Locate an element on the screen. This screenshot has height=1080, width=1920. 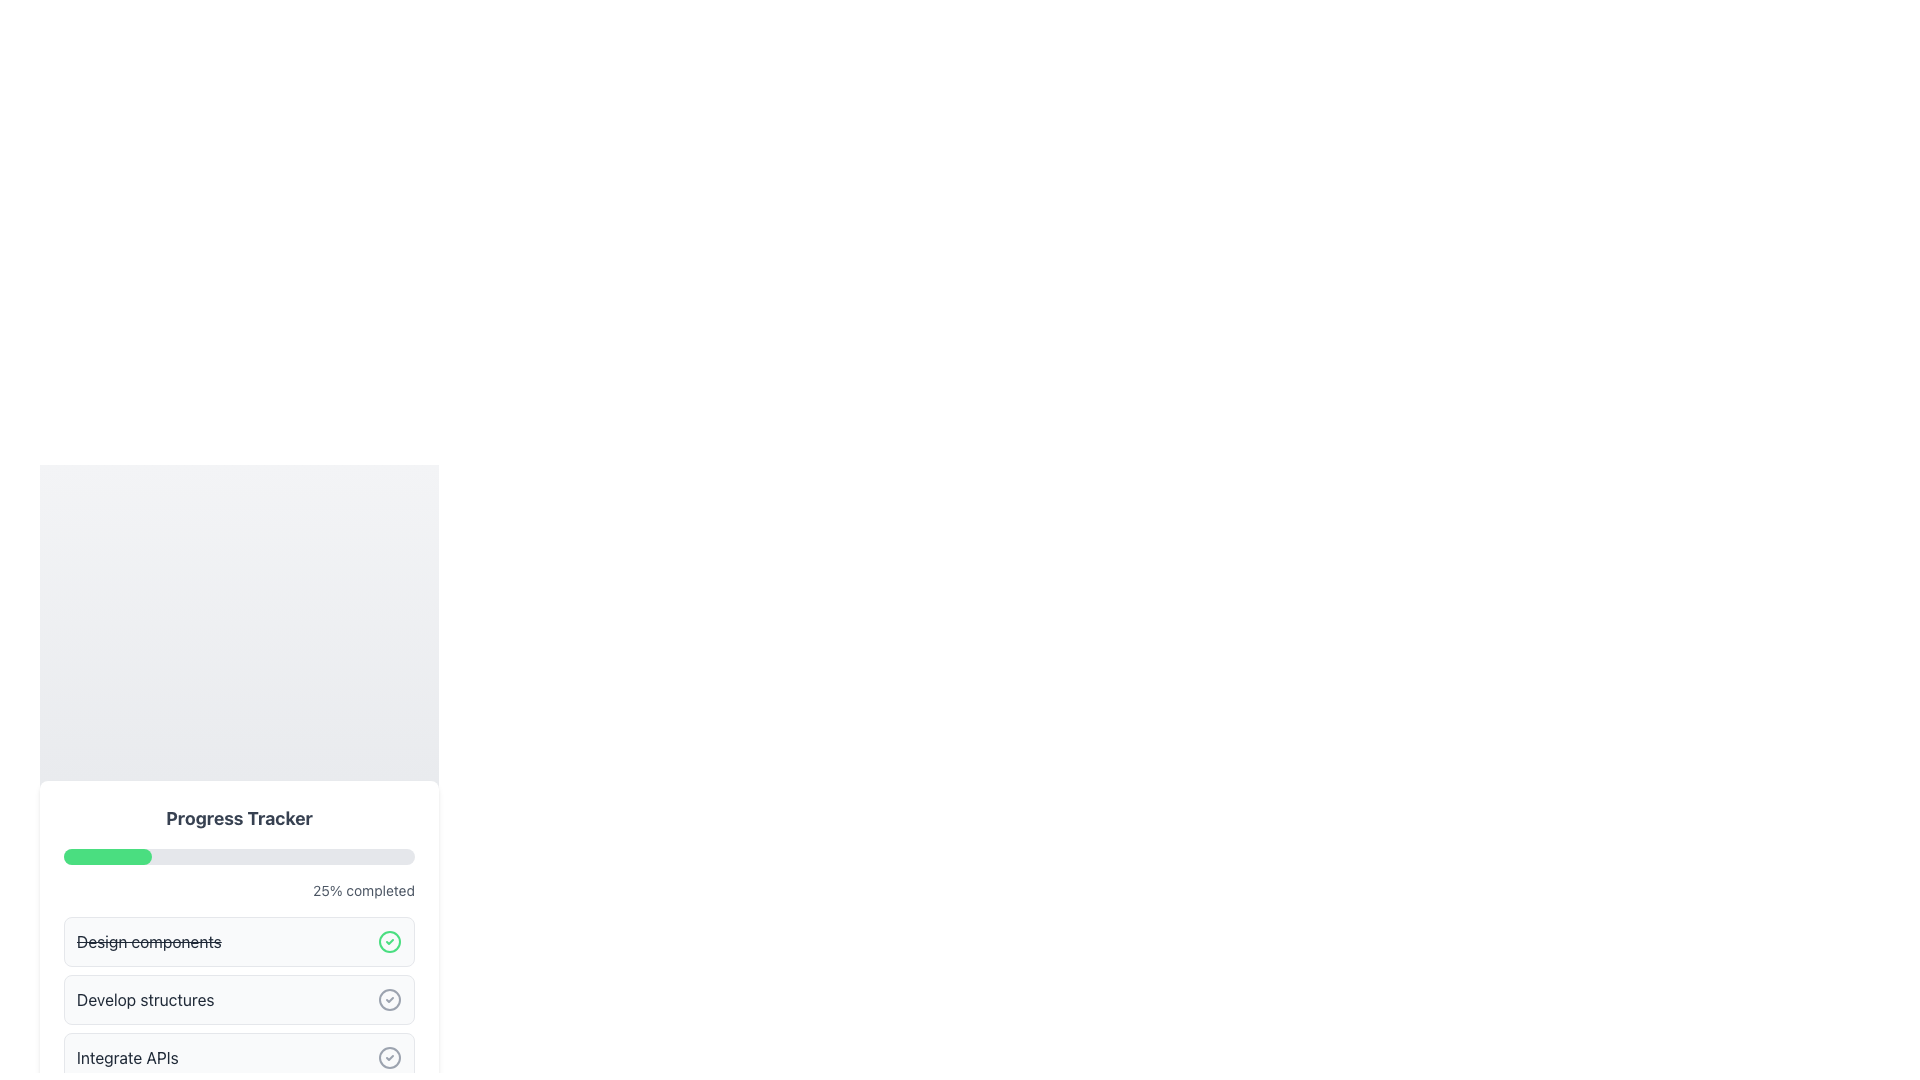
the text label displaying 'Design components' with a strike-through style in the Progress Tracker section to indicate its completion or irrelevance is located at coordinates (148, 941).